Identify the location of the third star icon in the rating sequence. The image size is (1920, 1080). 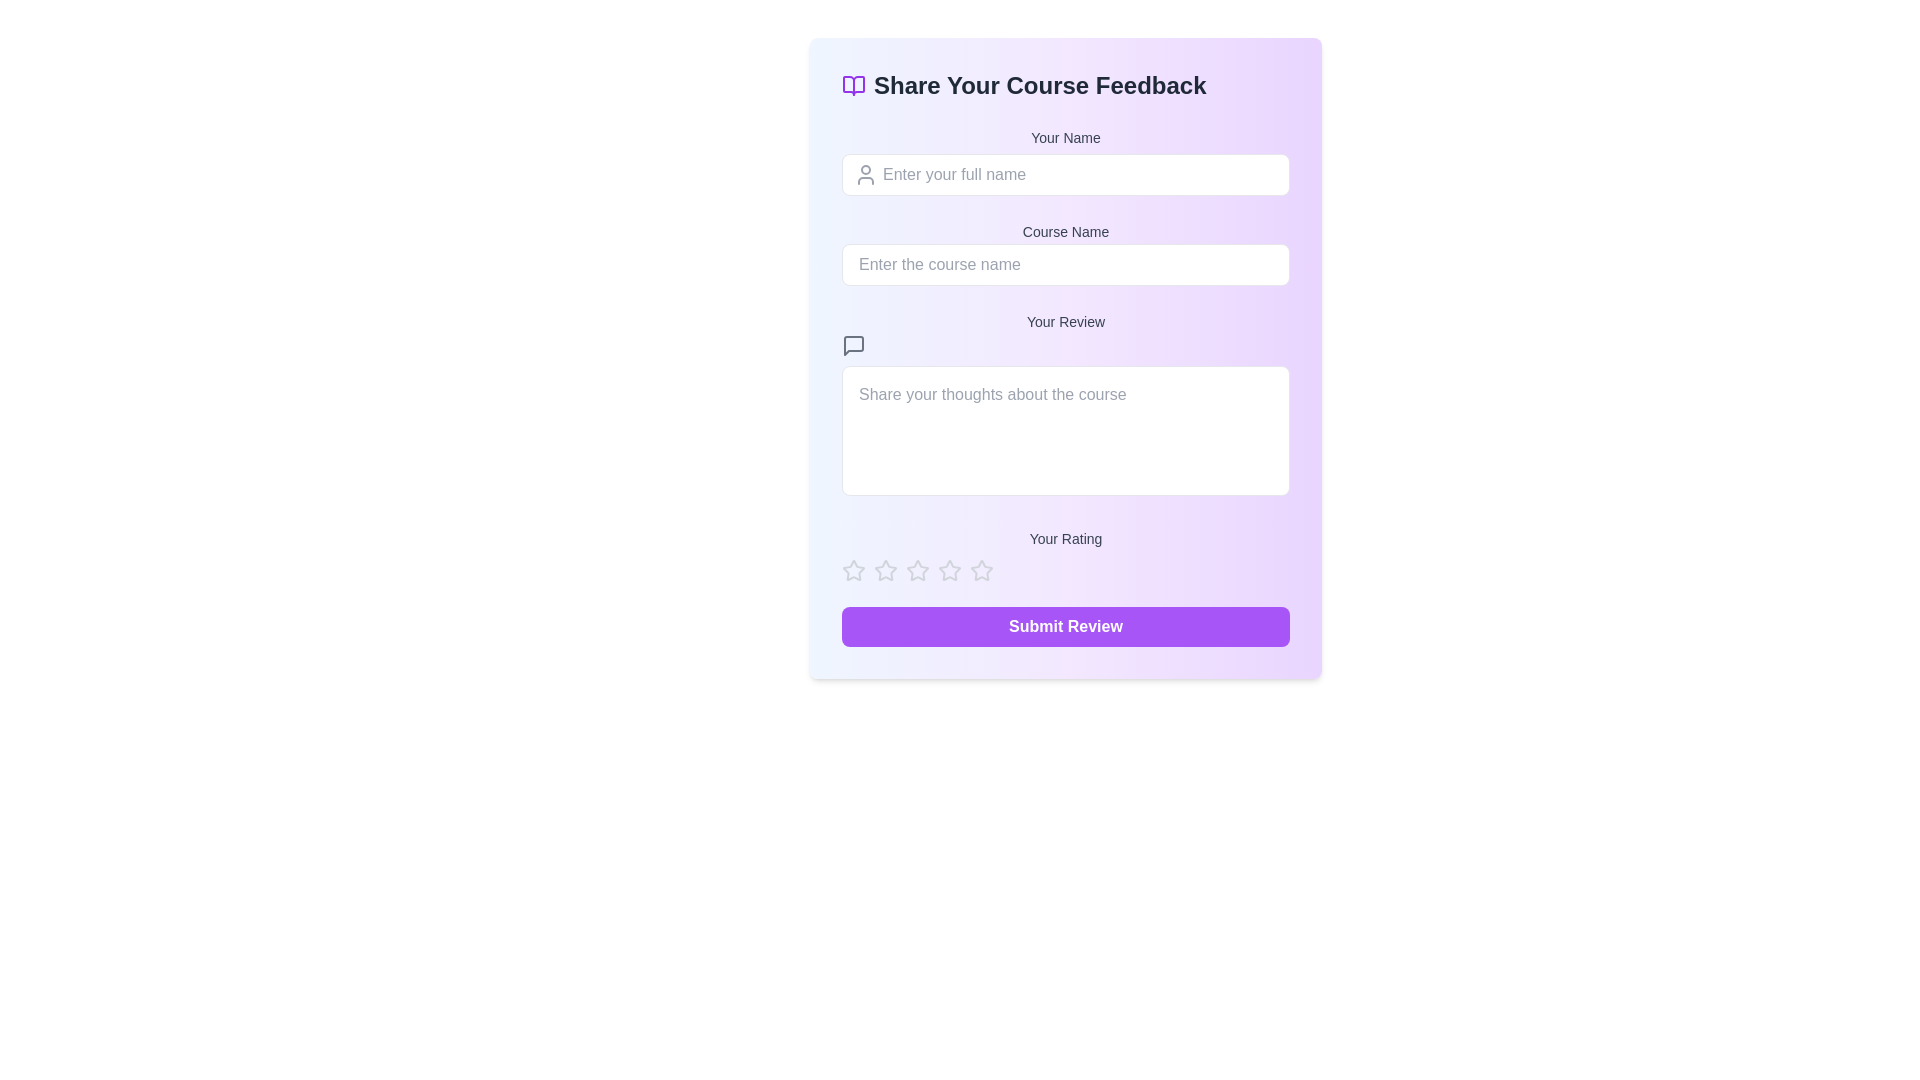
(885, 570).